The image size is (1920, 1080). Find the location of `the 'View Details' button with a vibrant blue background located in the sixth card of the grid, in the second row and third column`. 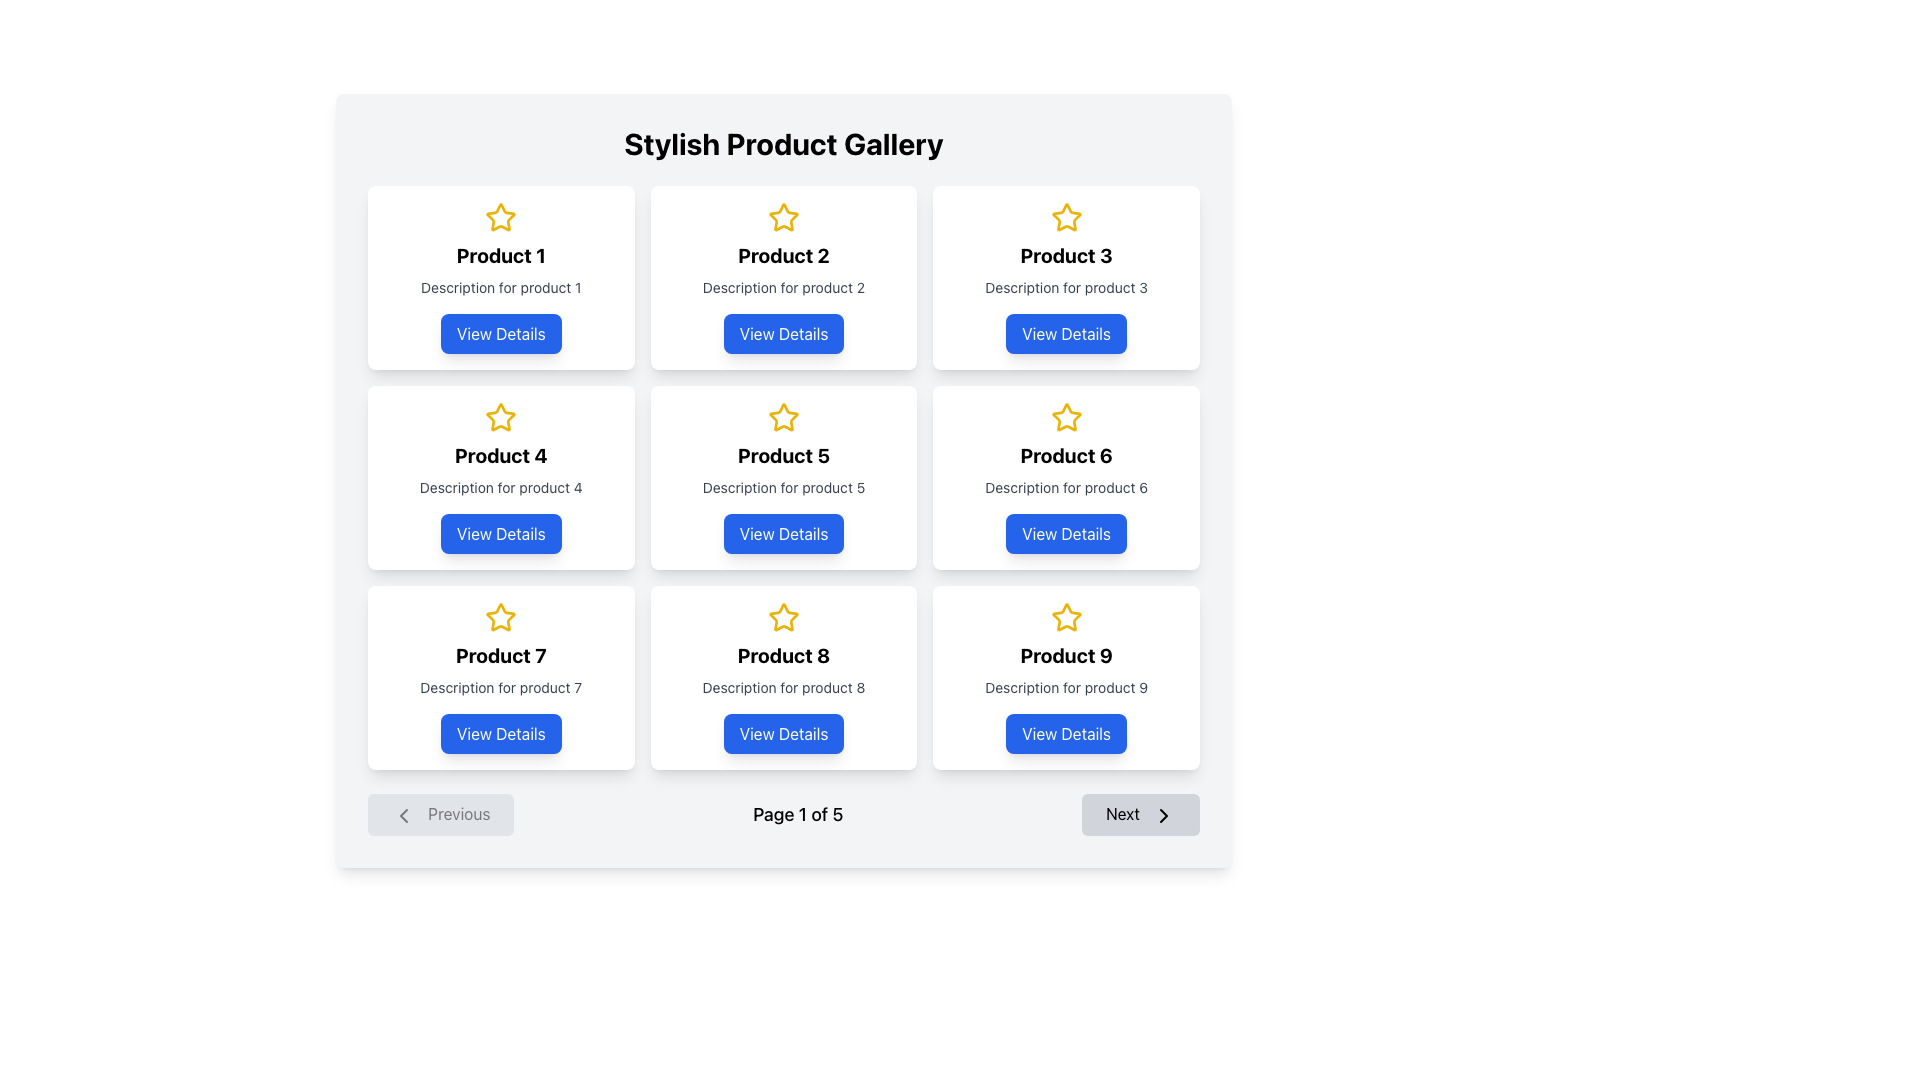

the 'View Details' button with a vibrant blue background located in the sixth card of the grid, in the second row and third column is located at coordinates (1065, 532).